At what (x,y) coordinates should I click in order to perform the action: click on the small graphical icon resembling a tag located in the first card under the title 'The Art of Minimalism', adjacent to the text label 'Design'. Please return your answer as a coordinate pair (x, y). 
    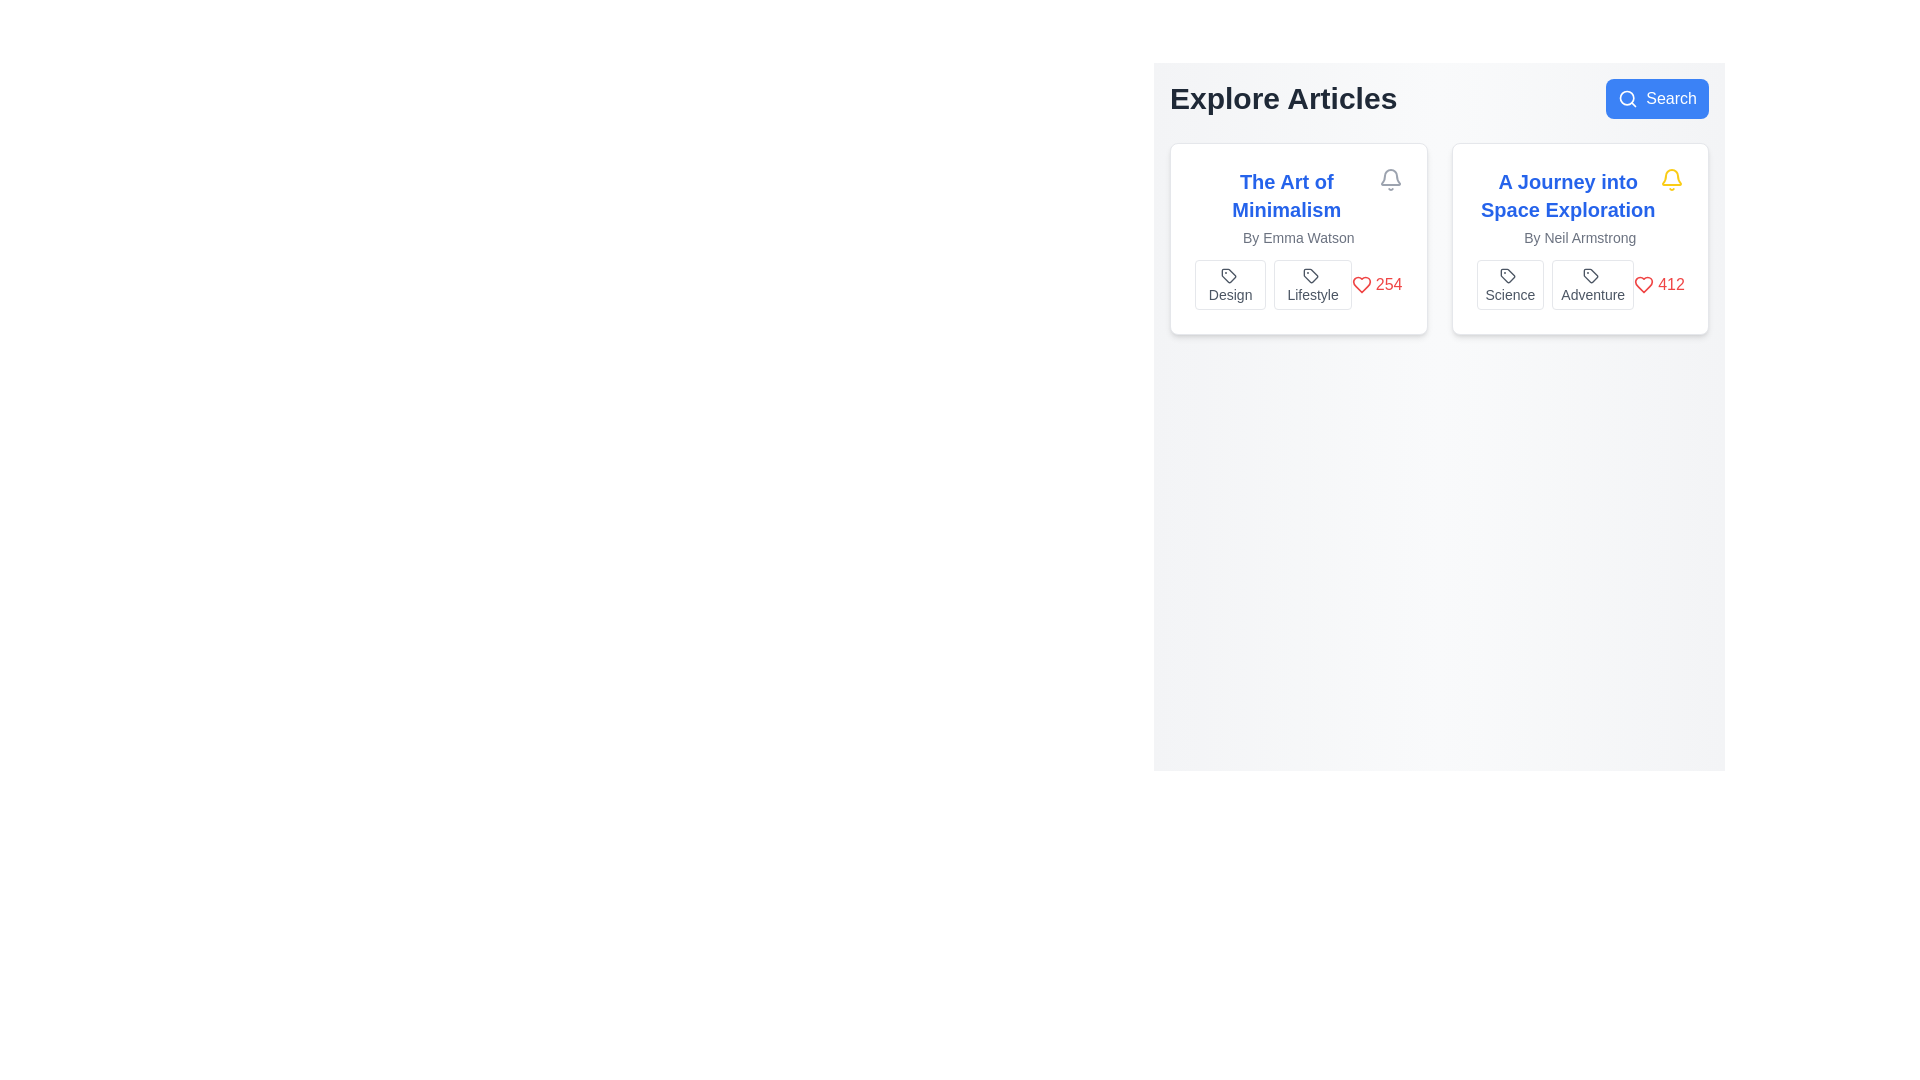
    Looking at the image, I should click on (1227, 276).